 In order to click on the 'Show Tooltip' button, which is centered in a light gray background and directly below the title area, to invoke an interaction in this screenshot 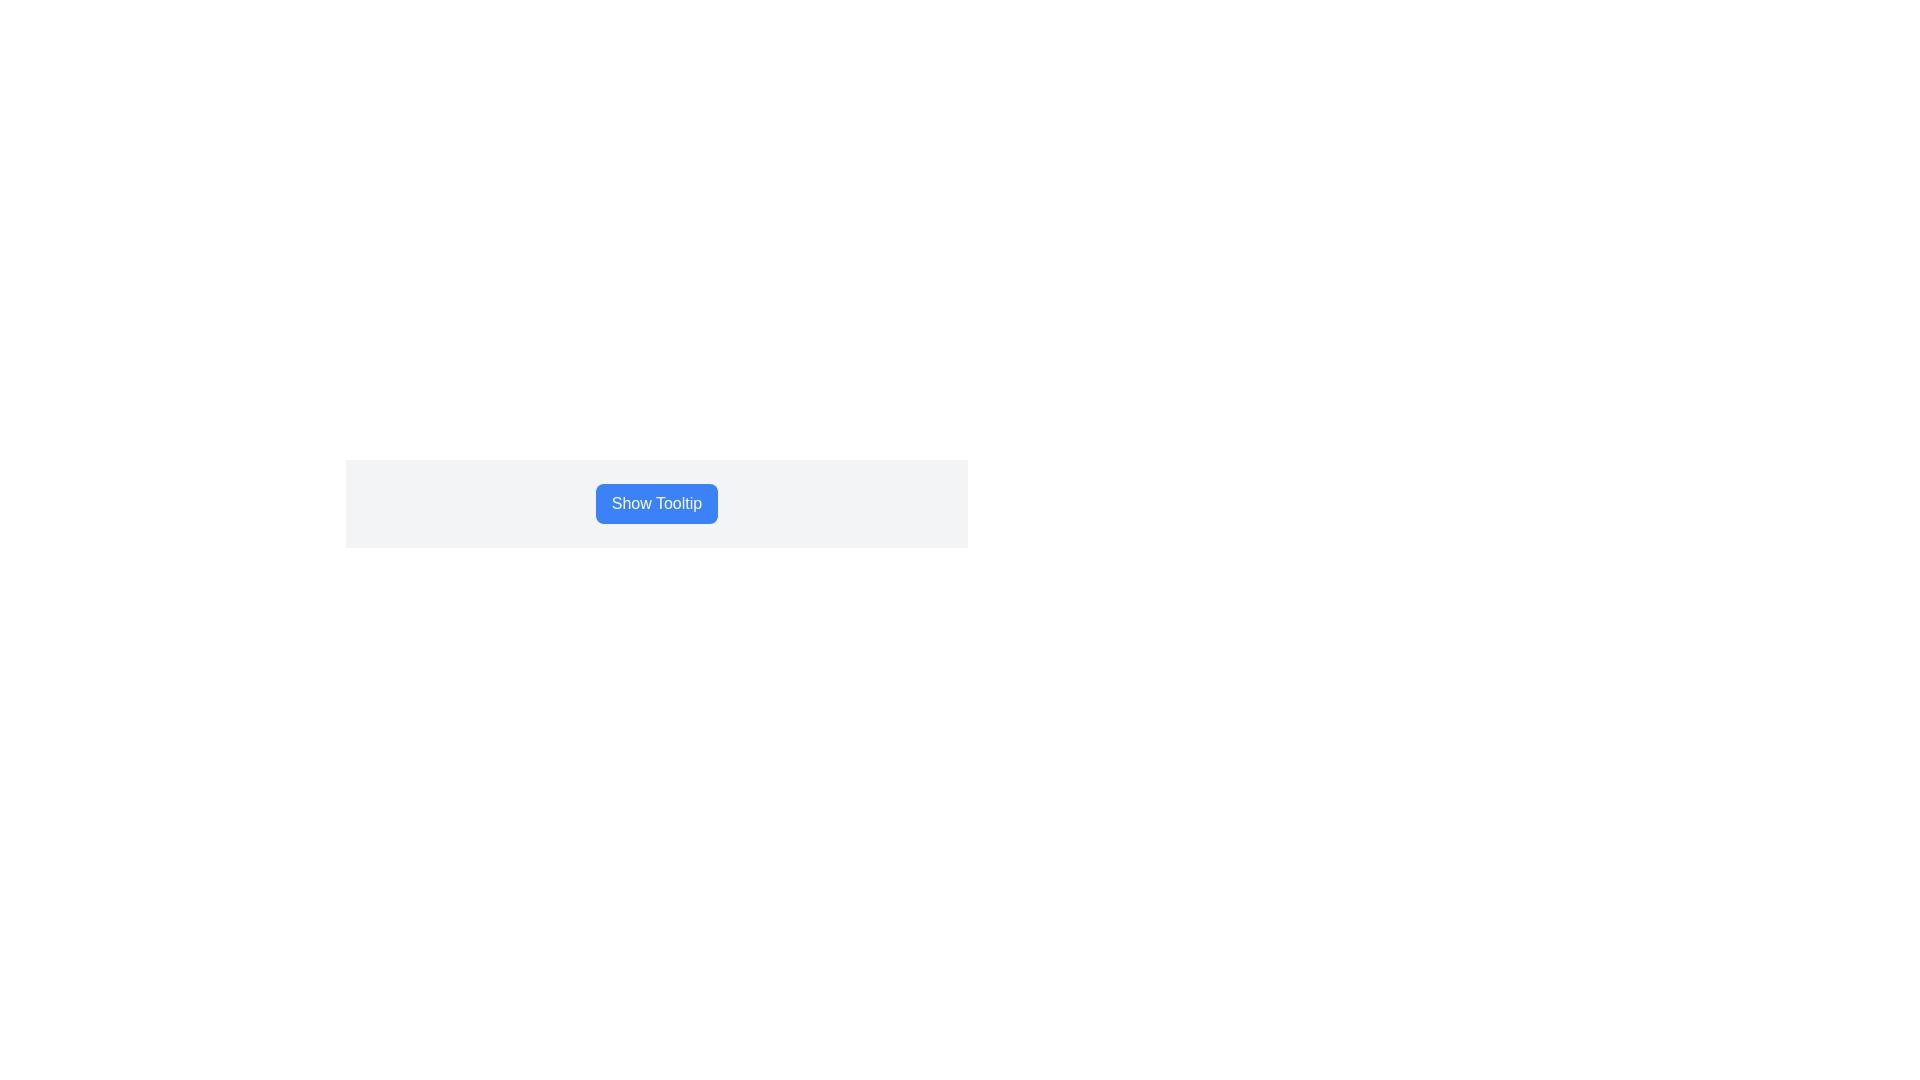, I will do `click(657, 503)`.